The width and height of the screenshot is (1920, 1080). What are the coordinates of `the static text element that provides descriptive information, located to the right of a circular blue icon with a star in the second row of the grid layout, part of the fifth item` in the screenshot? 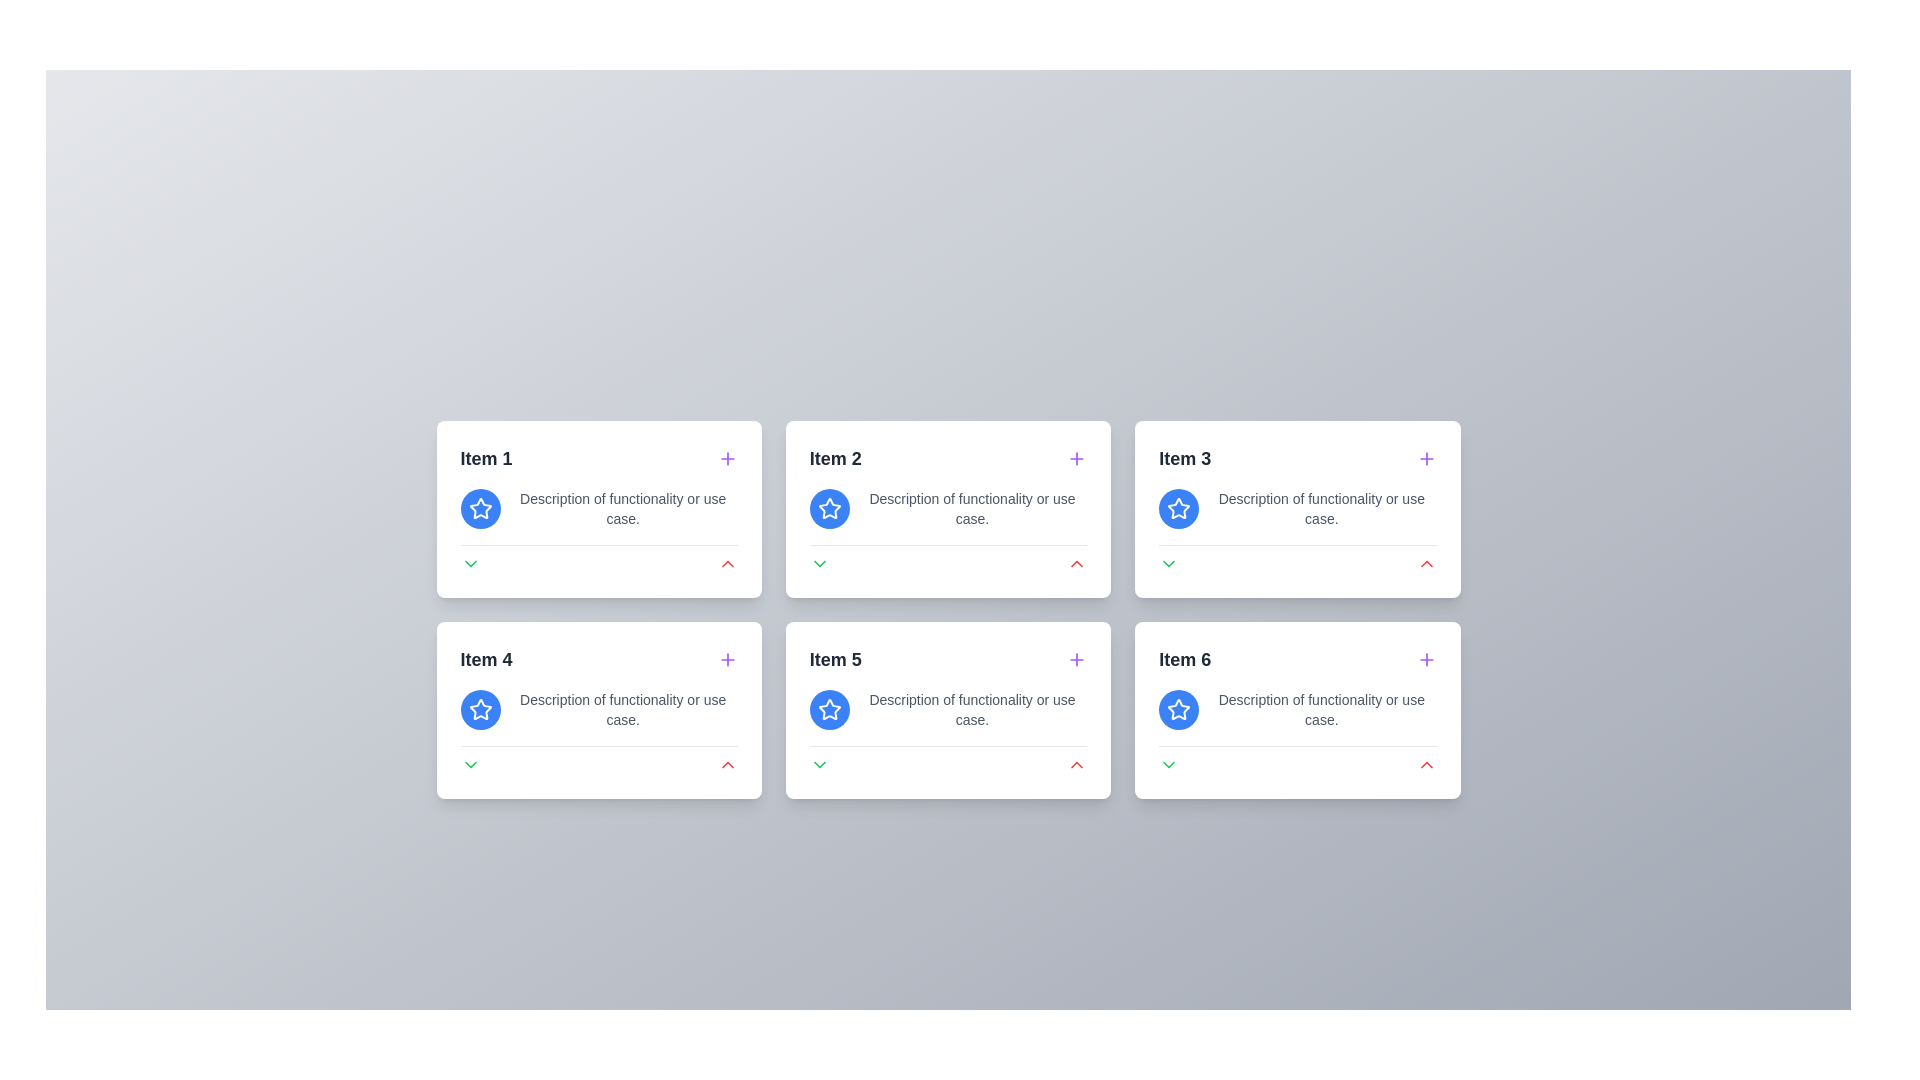 It's located at (972, 708).